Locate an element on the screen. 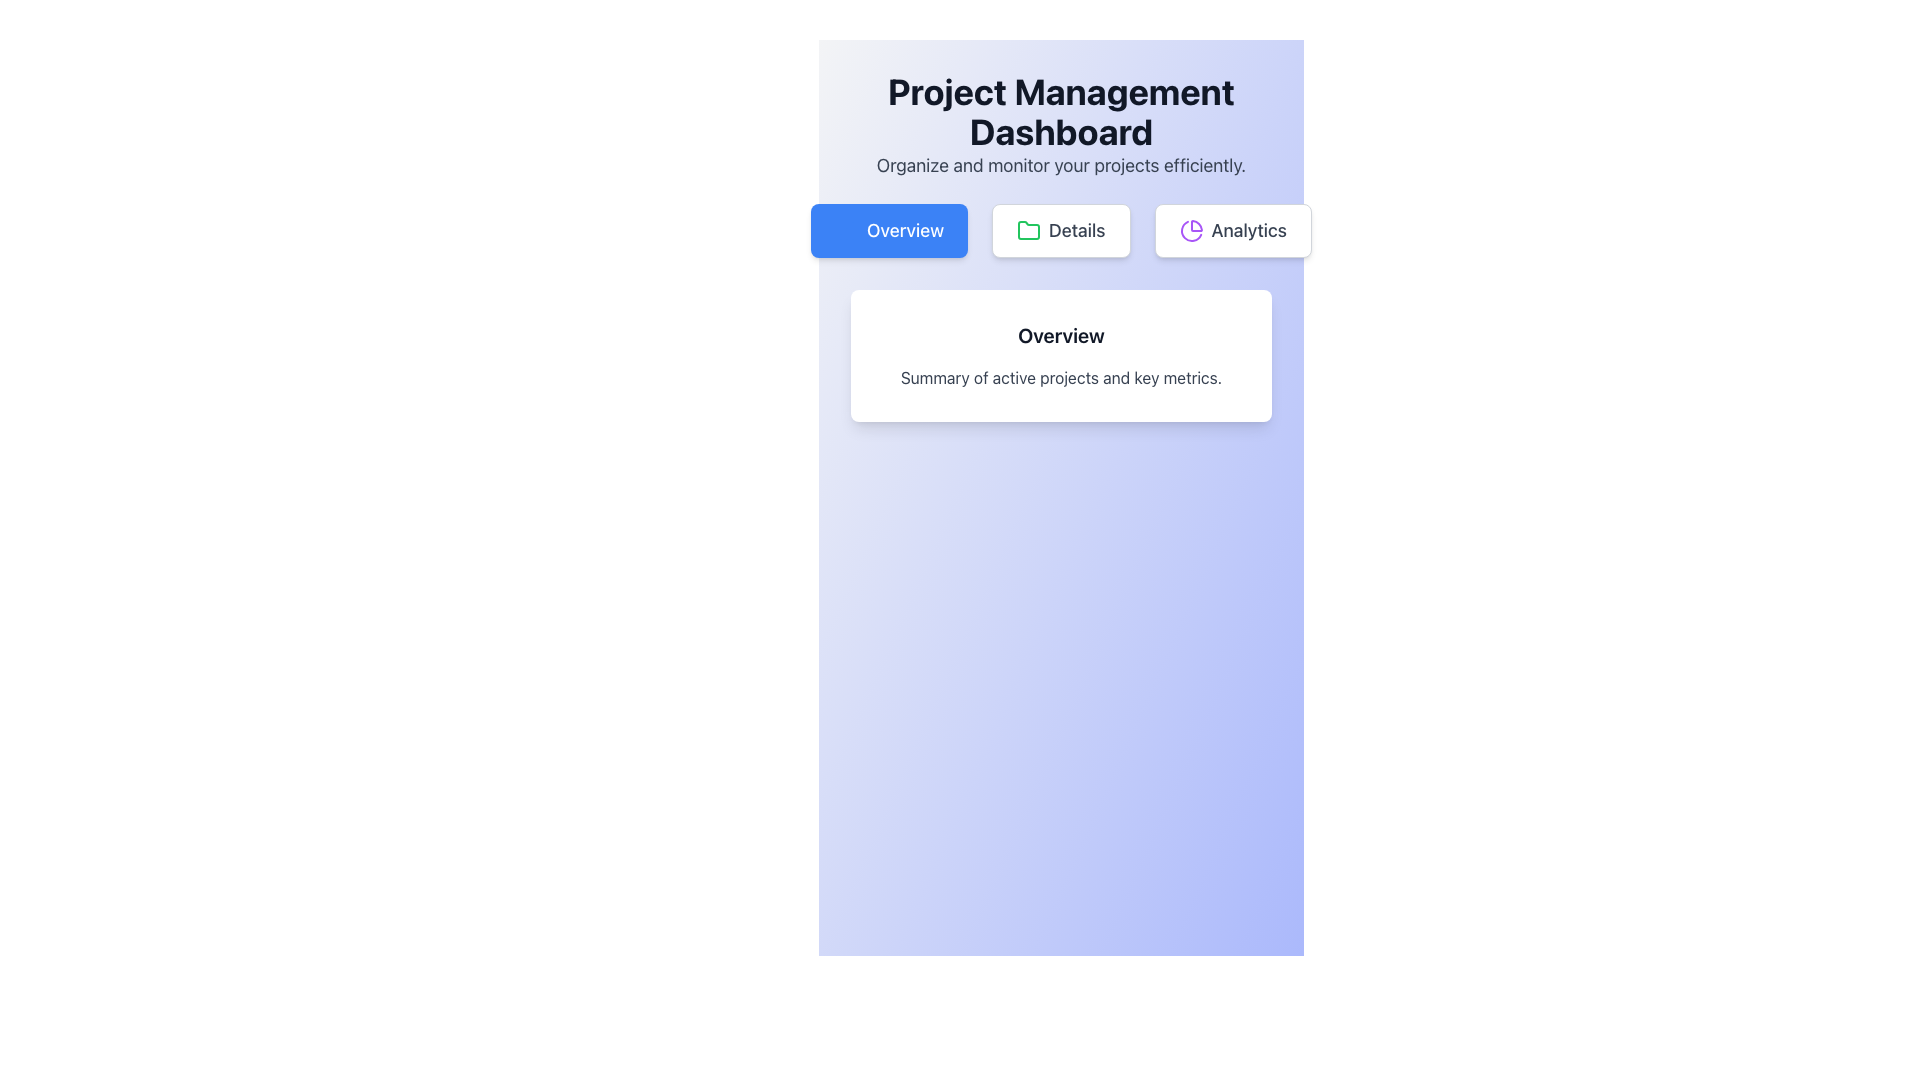 The height and width of the screenshot is (1080, 1920). the 'Details' button icon which represents folder content or organization, located centrally in the interface under the header section is located at coordinates (1029, 230).